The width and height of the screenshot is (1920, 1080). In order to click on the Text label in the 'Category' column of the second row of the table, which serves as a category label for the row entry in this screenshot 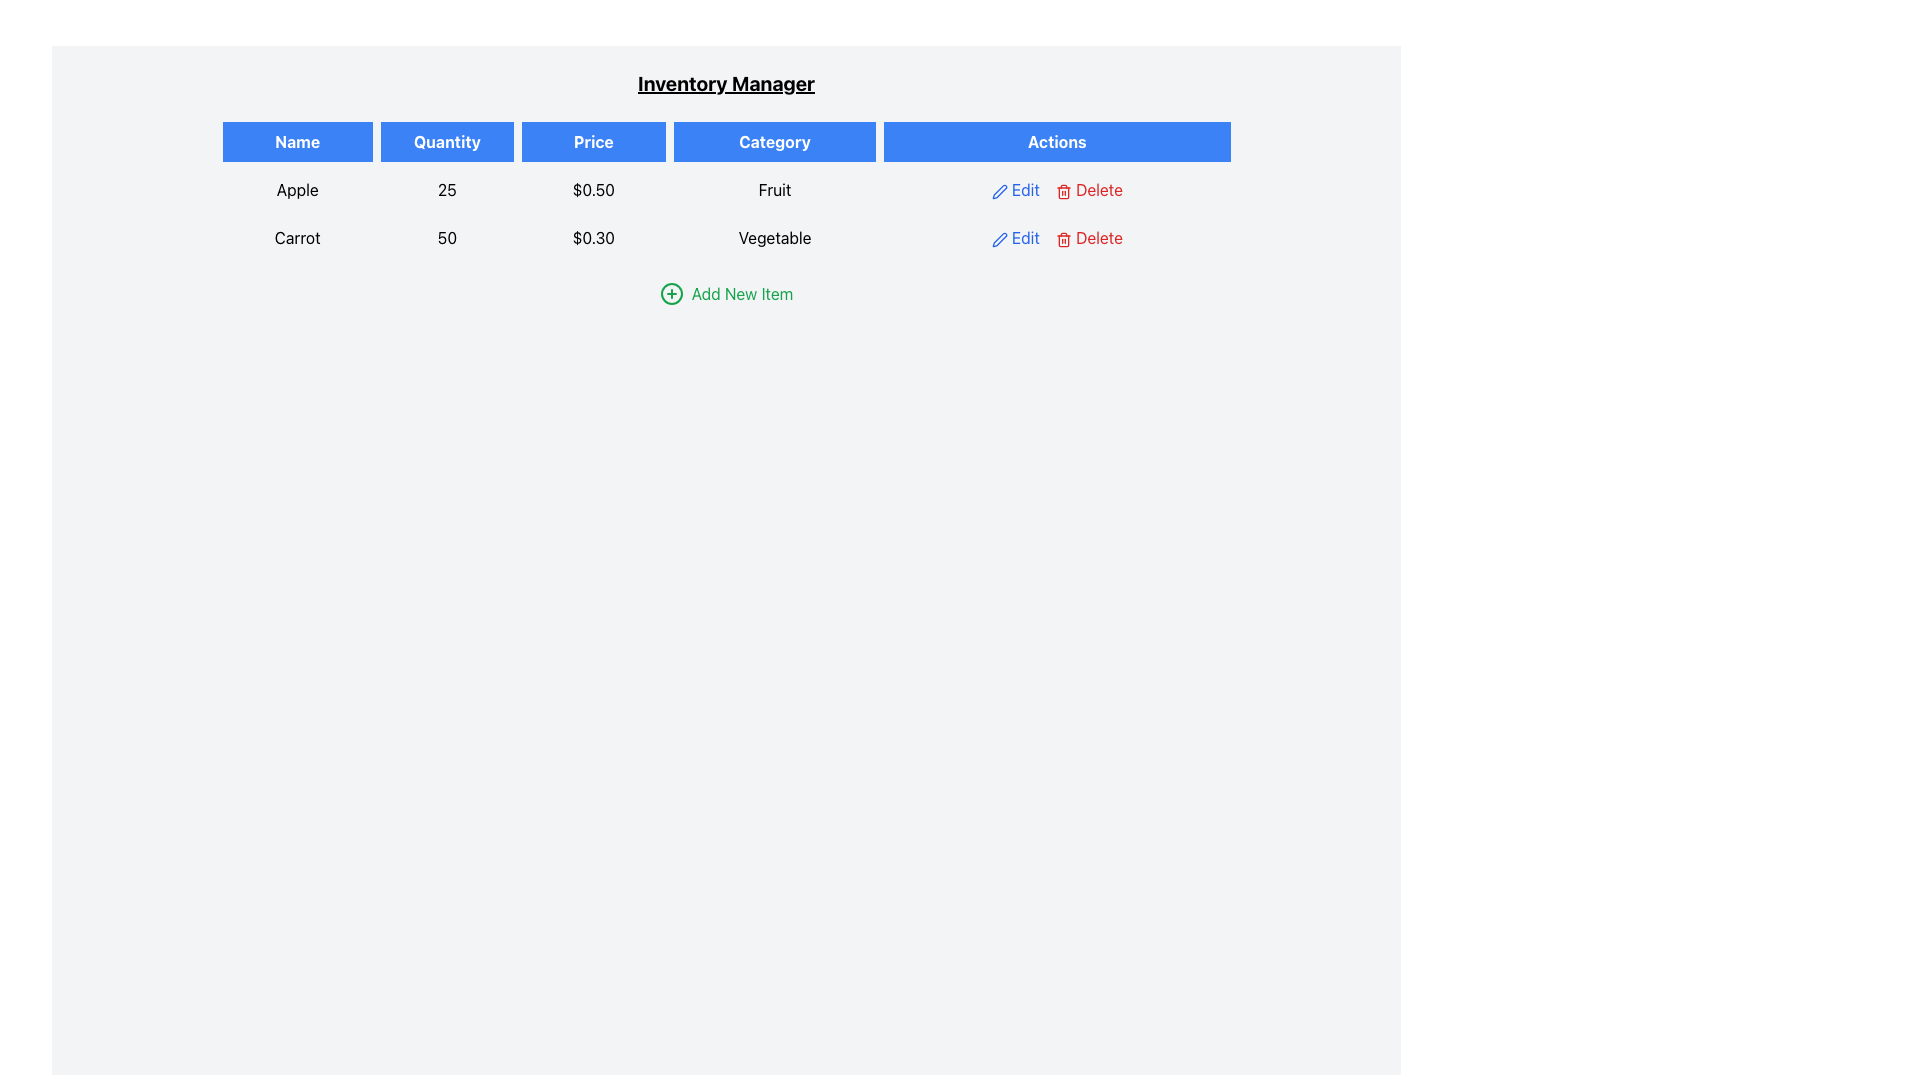, I will do `click(773, 237)`.